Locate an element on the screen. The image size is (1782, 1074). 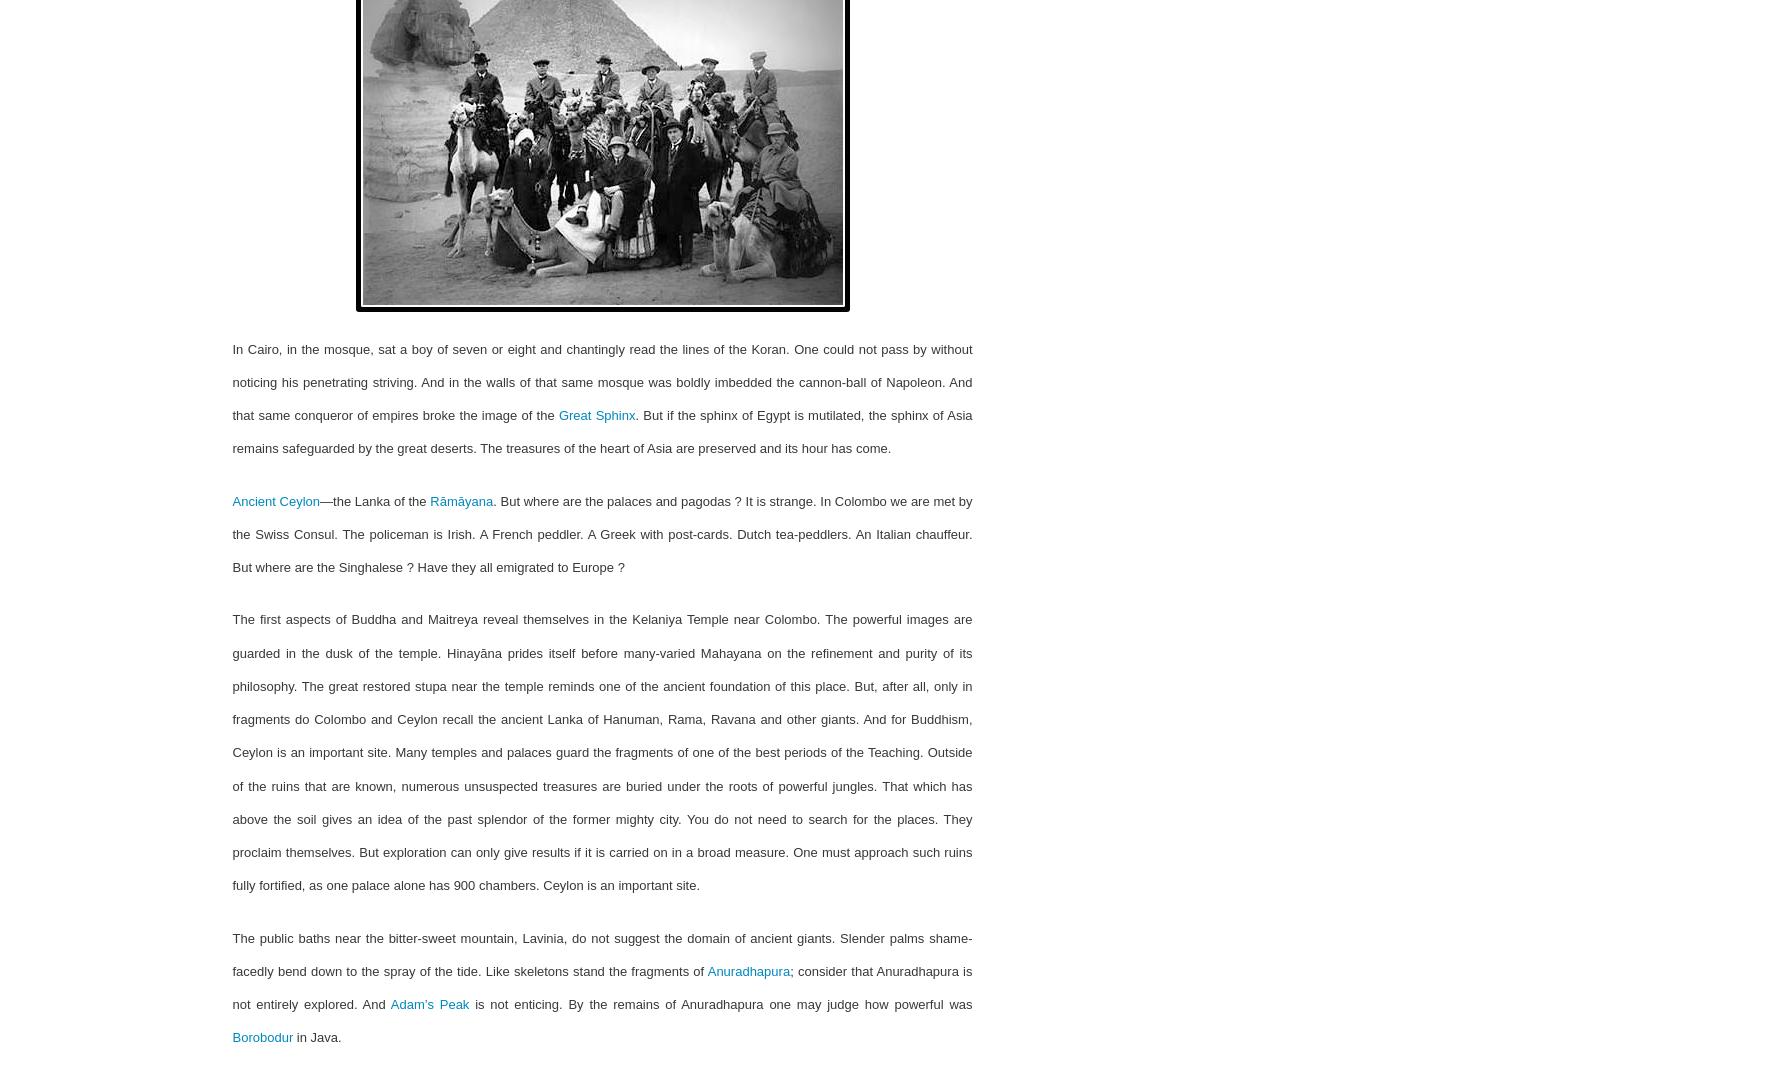
'Anuradhapura' is located at coordinates (748, 969).